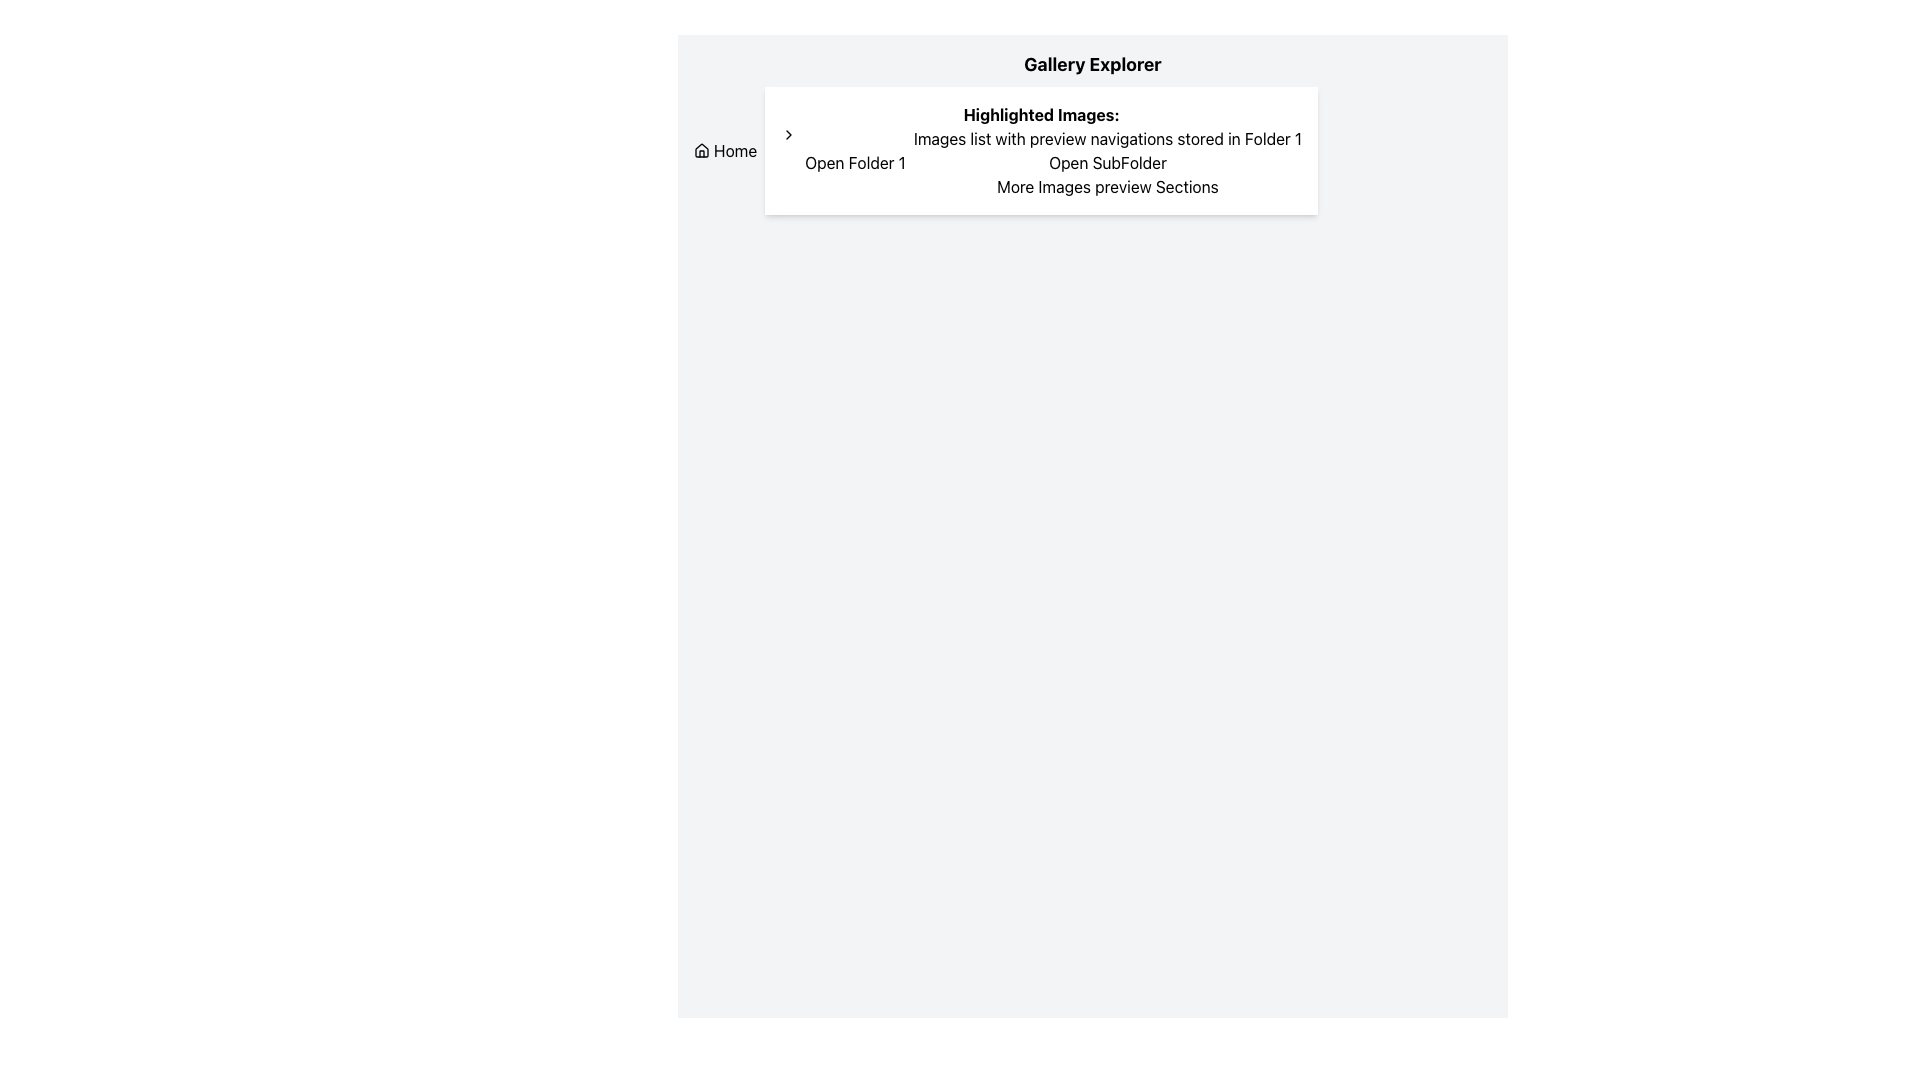 Image resolution: width=1920 pixels, height=1080 pixels. Describe the element at coordinates (1107, 161) in the screenshot. I see `textual information from the composite UI component that includes a title and supplementary information, located at the upper center of the interface` at that location.